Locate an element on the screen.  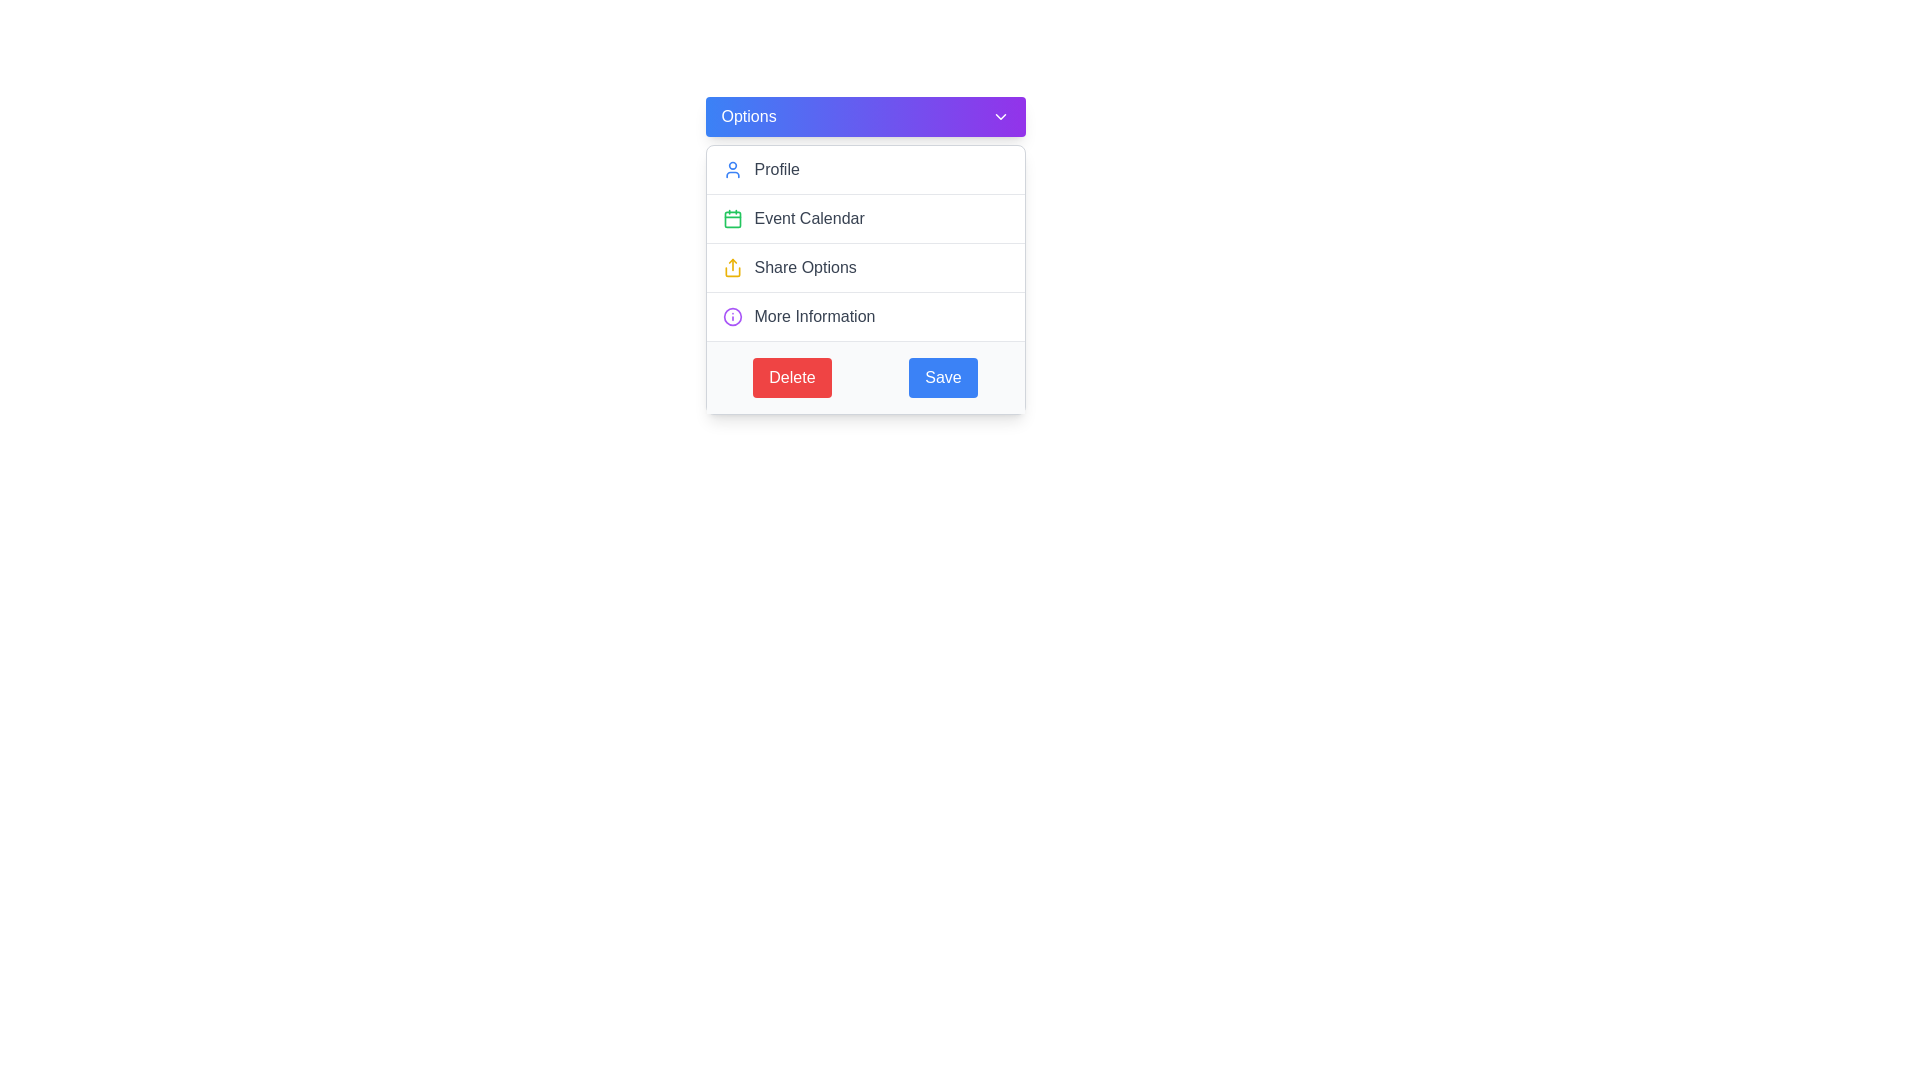
the delete button located at the bottom of the user interface panel is located at coordinates (791, 378).